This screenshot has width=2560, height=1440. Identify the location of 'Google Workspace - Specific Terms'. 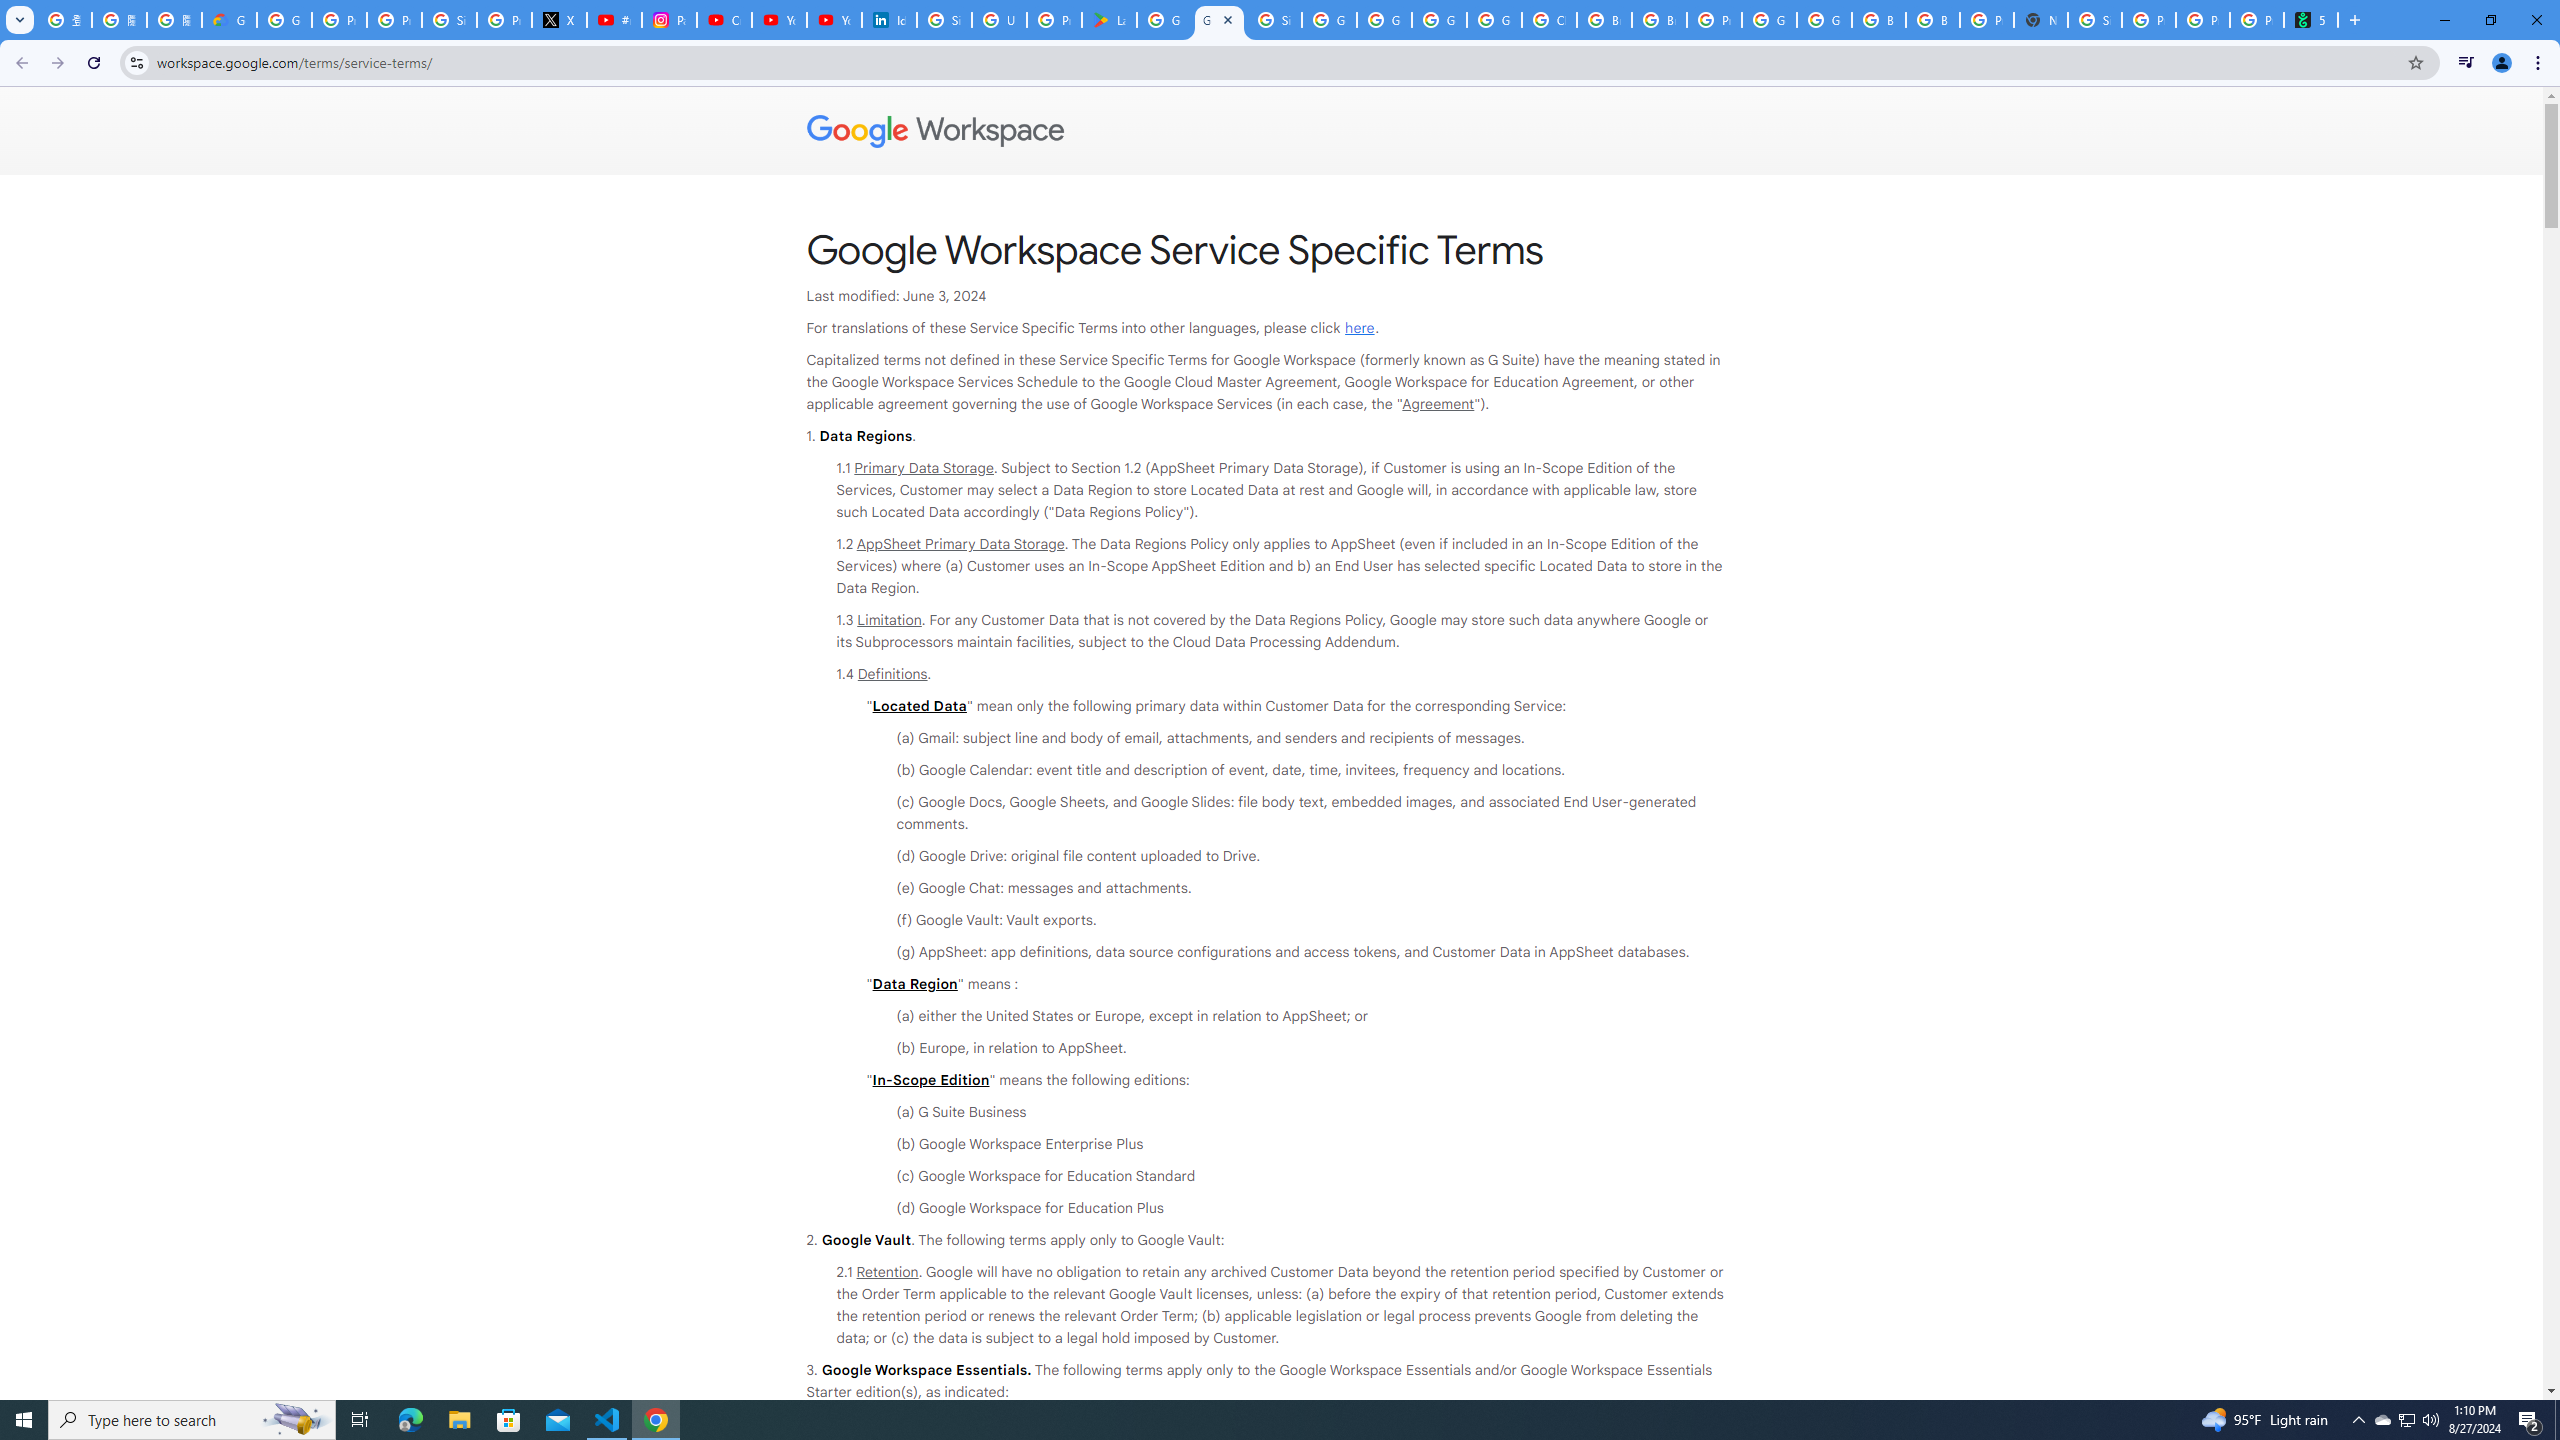
(1218, 19).